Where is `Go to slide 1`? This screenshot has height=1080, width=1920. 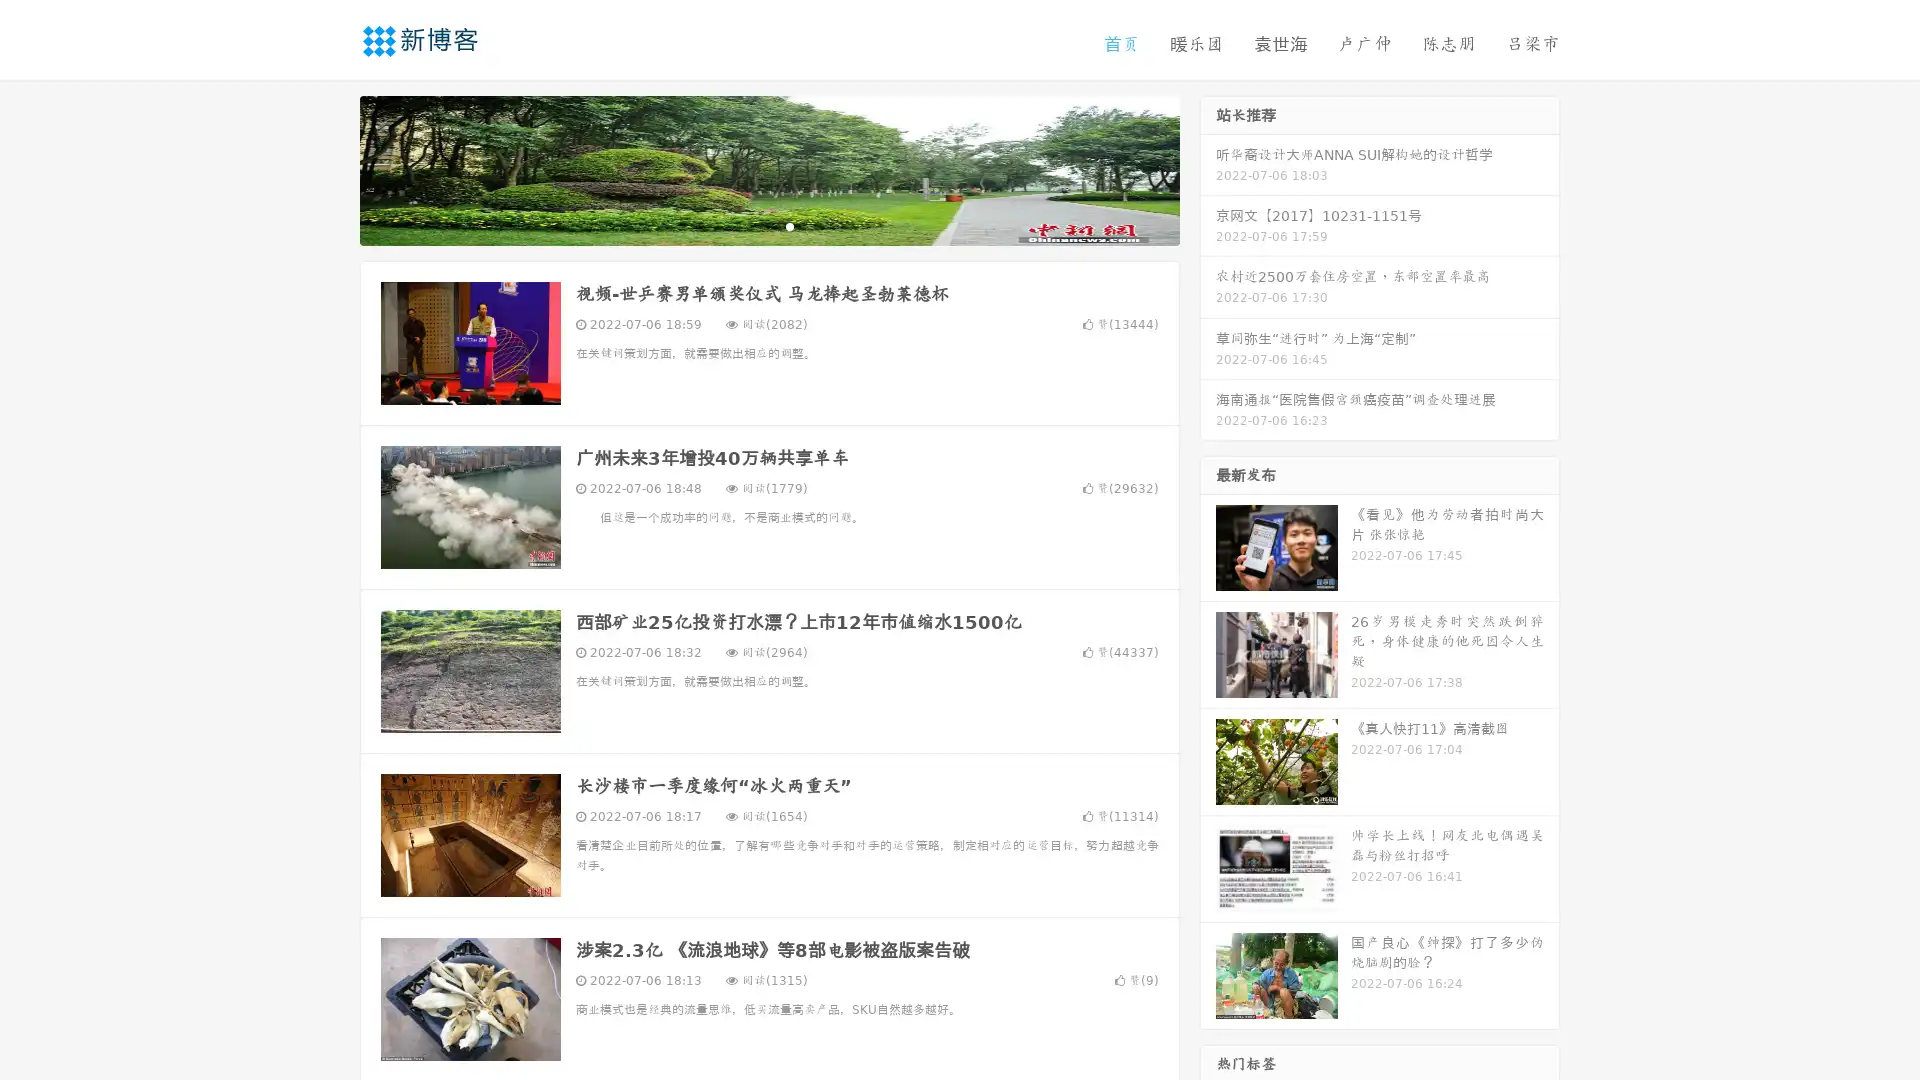
Go to slide 1 is located at coordinates (748, 225).